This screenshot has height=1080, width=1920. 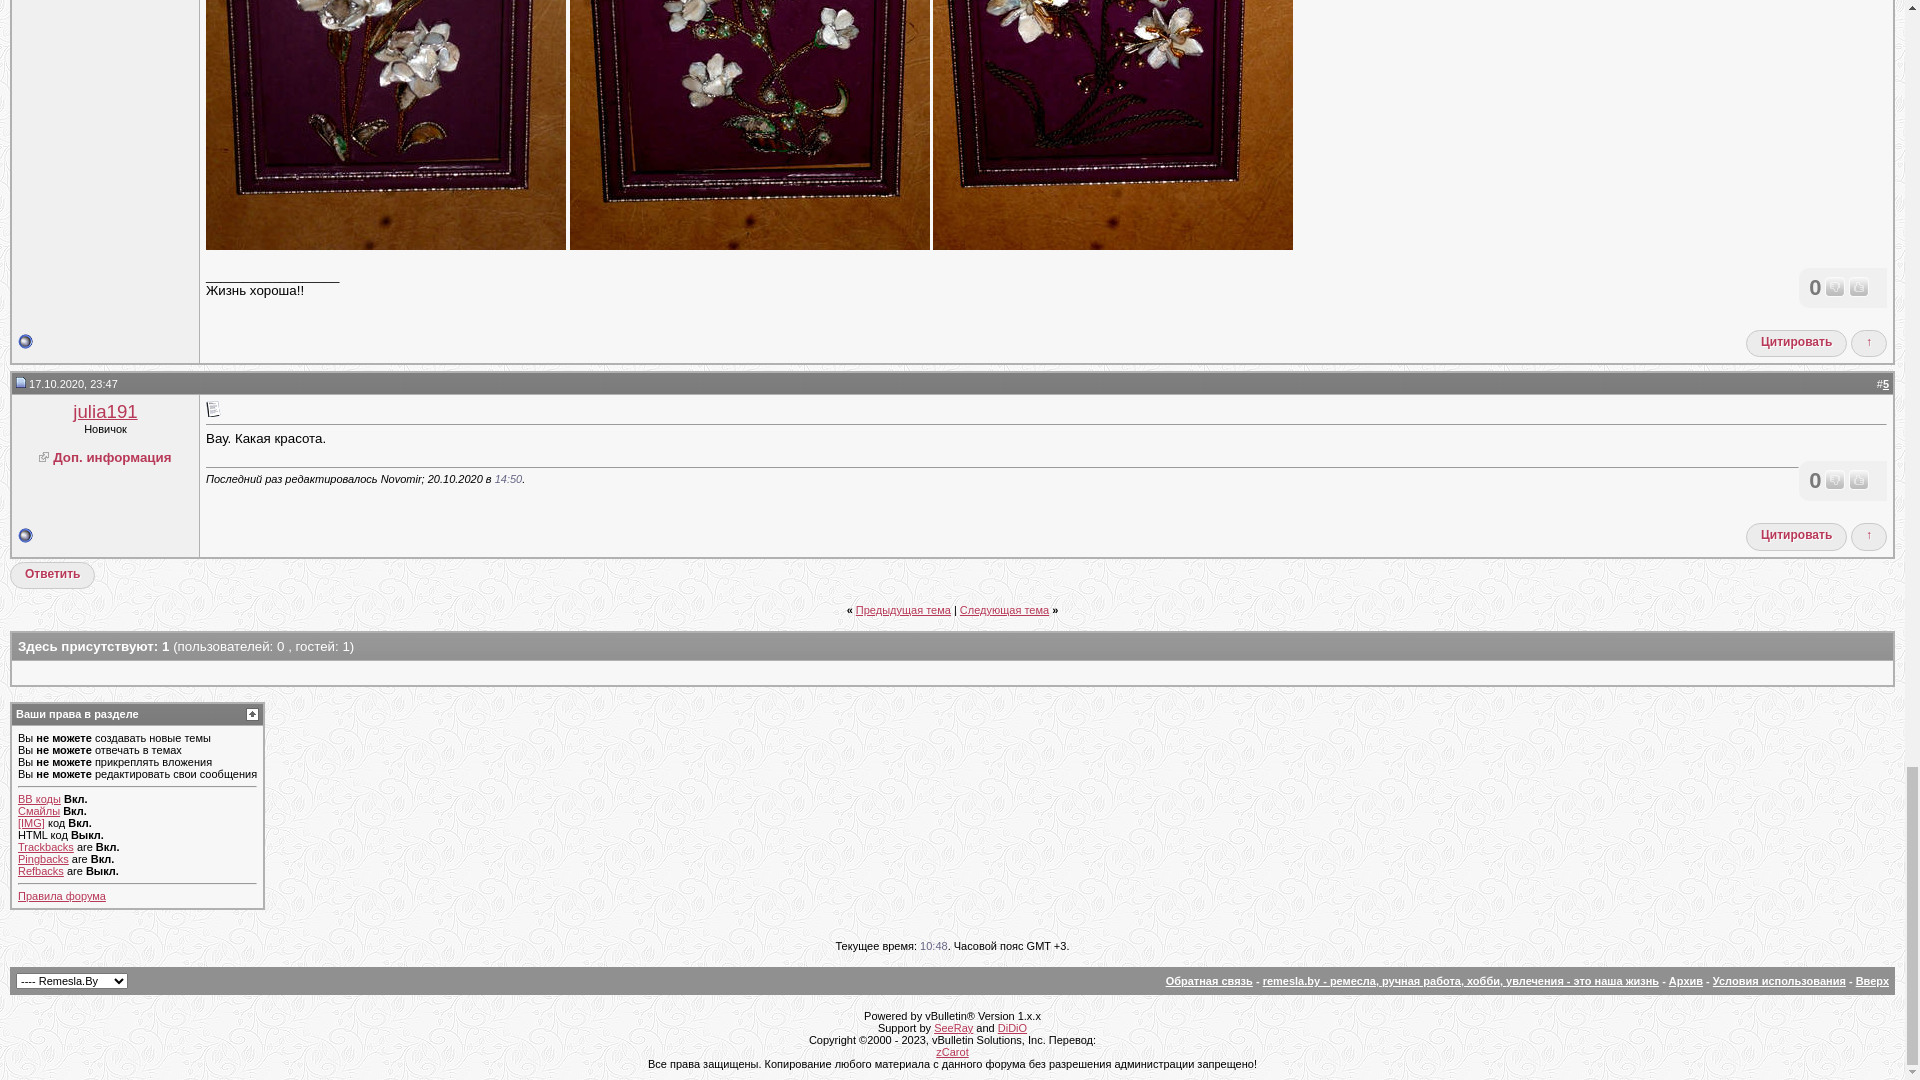 I want to click on '2', so click(x=43, y=365).